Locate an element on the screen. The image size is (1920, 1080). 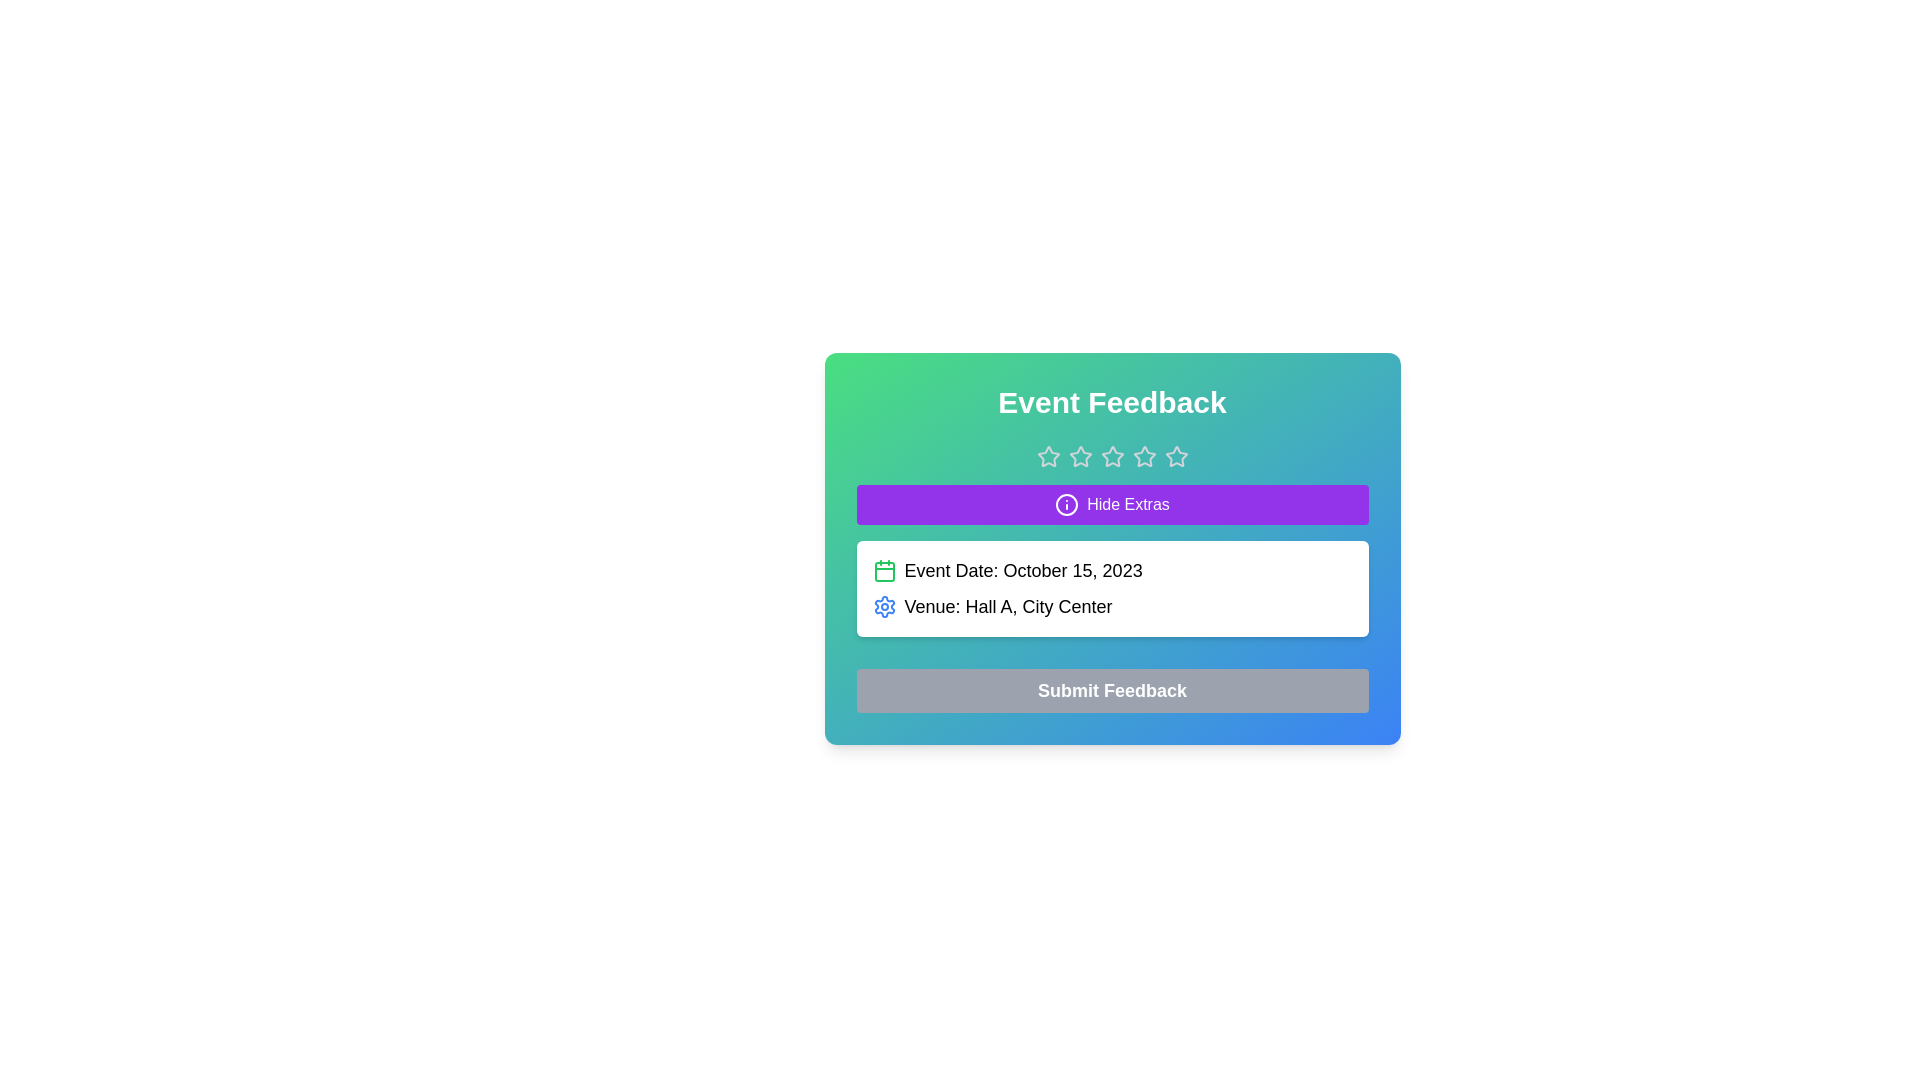
the star corresponding to the desired rating 5 is located at coordinates (1176, 456).